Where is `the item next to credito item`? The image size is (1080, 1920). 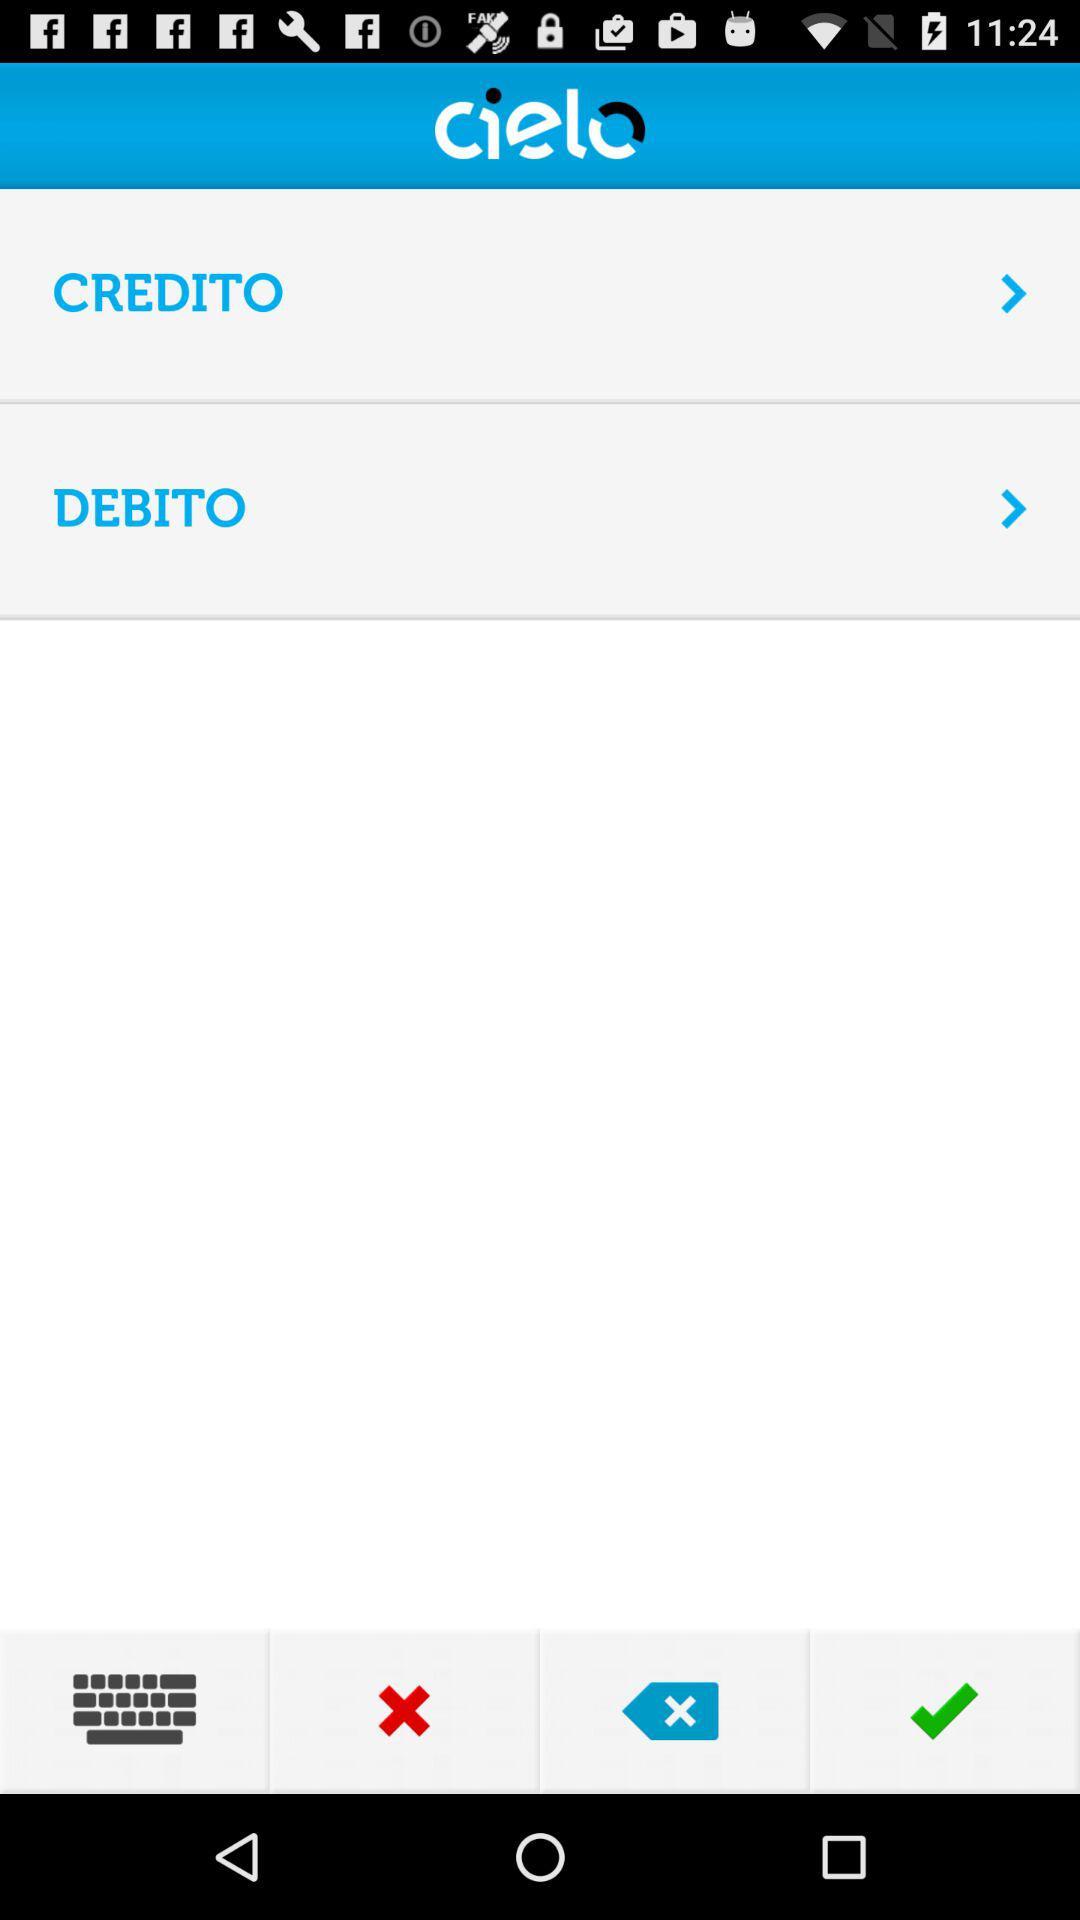 the item next to credito item is located at coordinates (1014, 292).